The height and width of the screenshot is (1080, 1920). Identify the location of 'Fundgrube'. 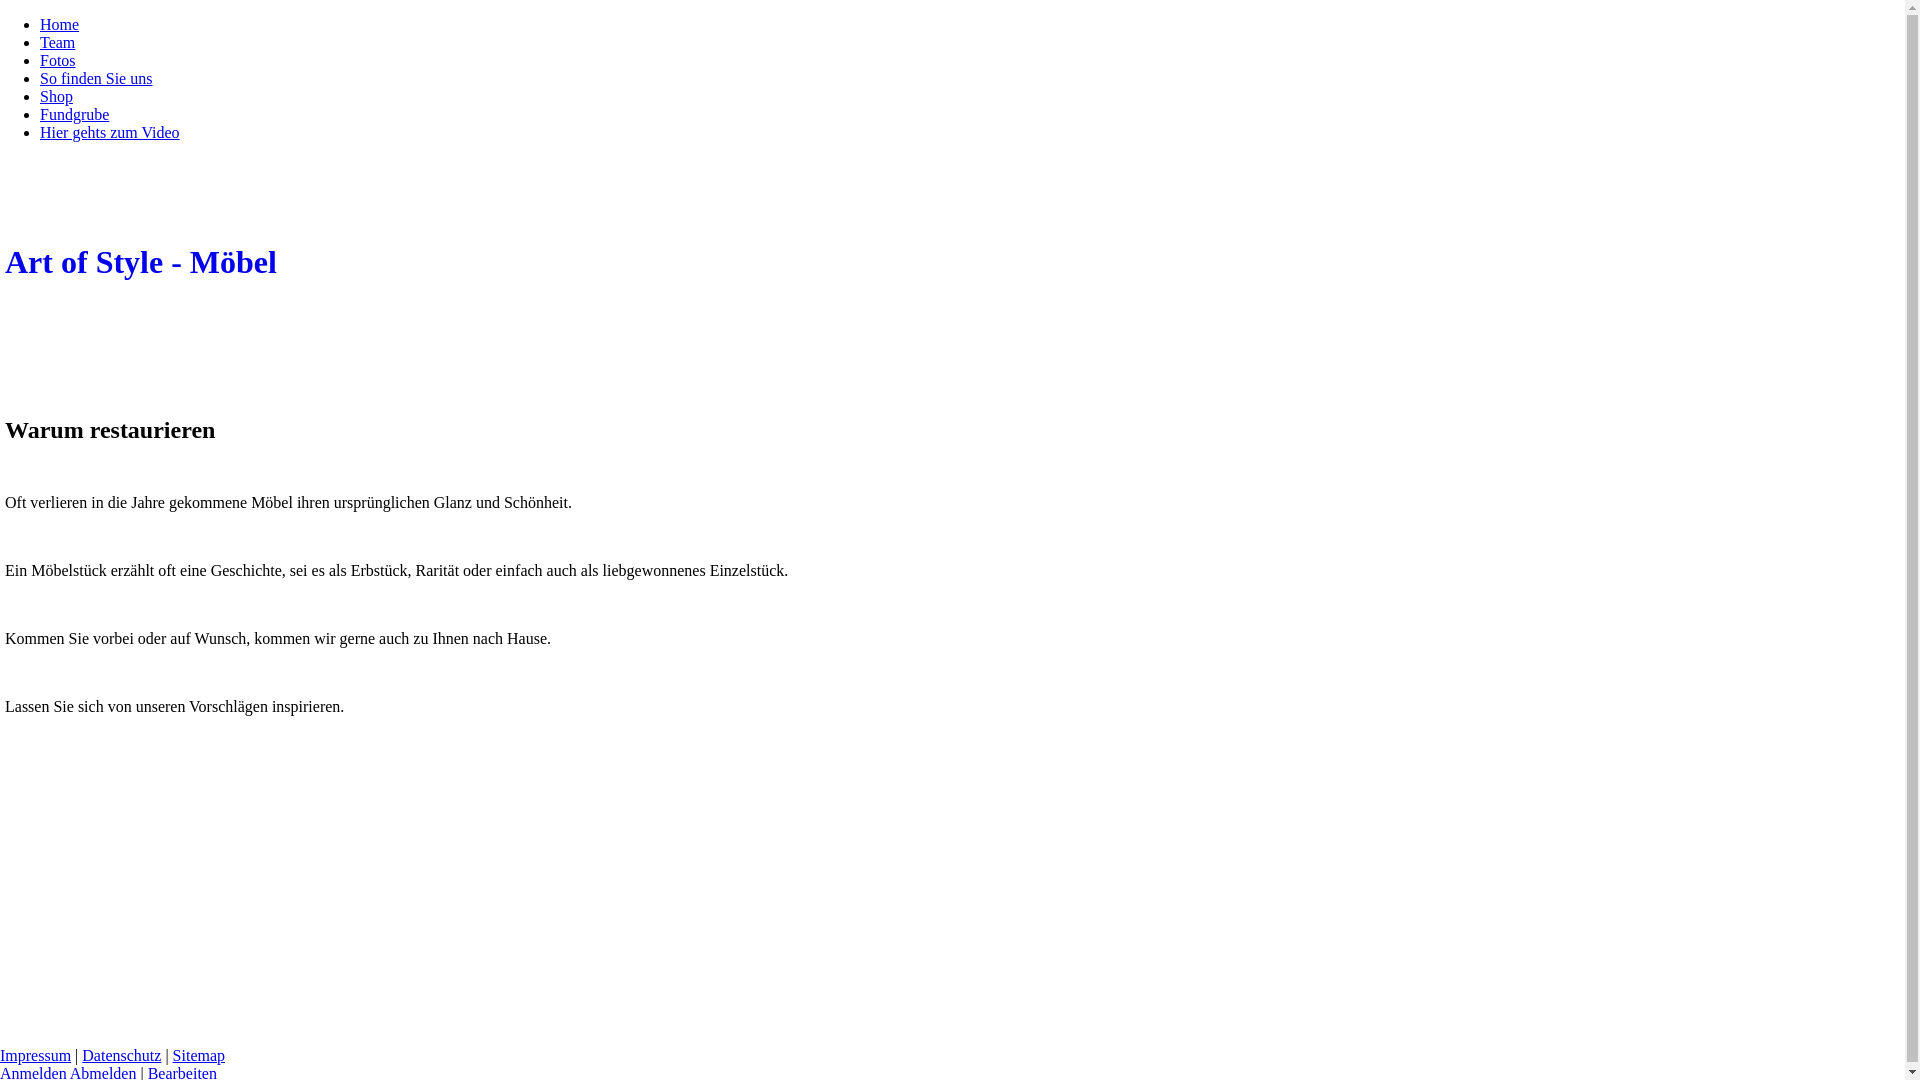
(39, 114).